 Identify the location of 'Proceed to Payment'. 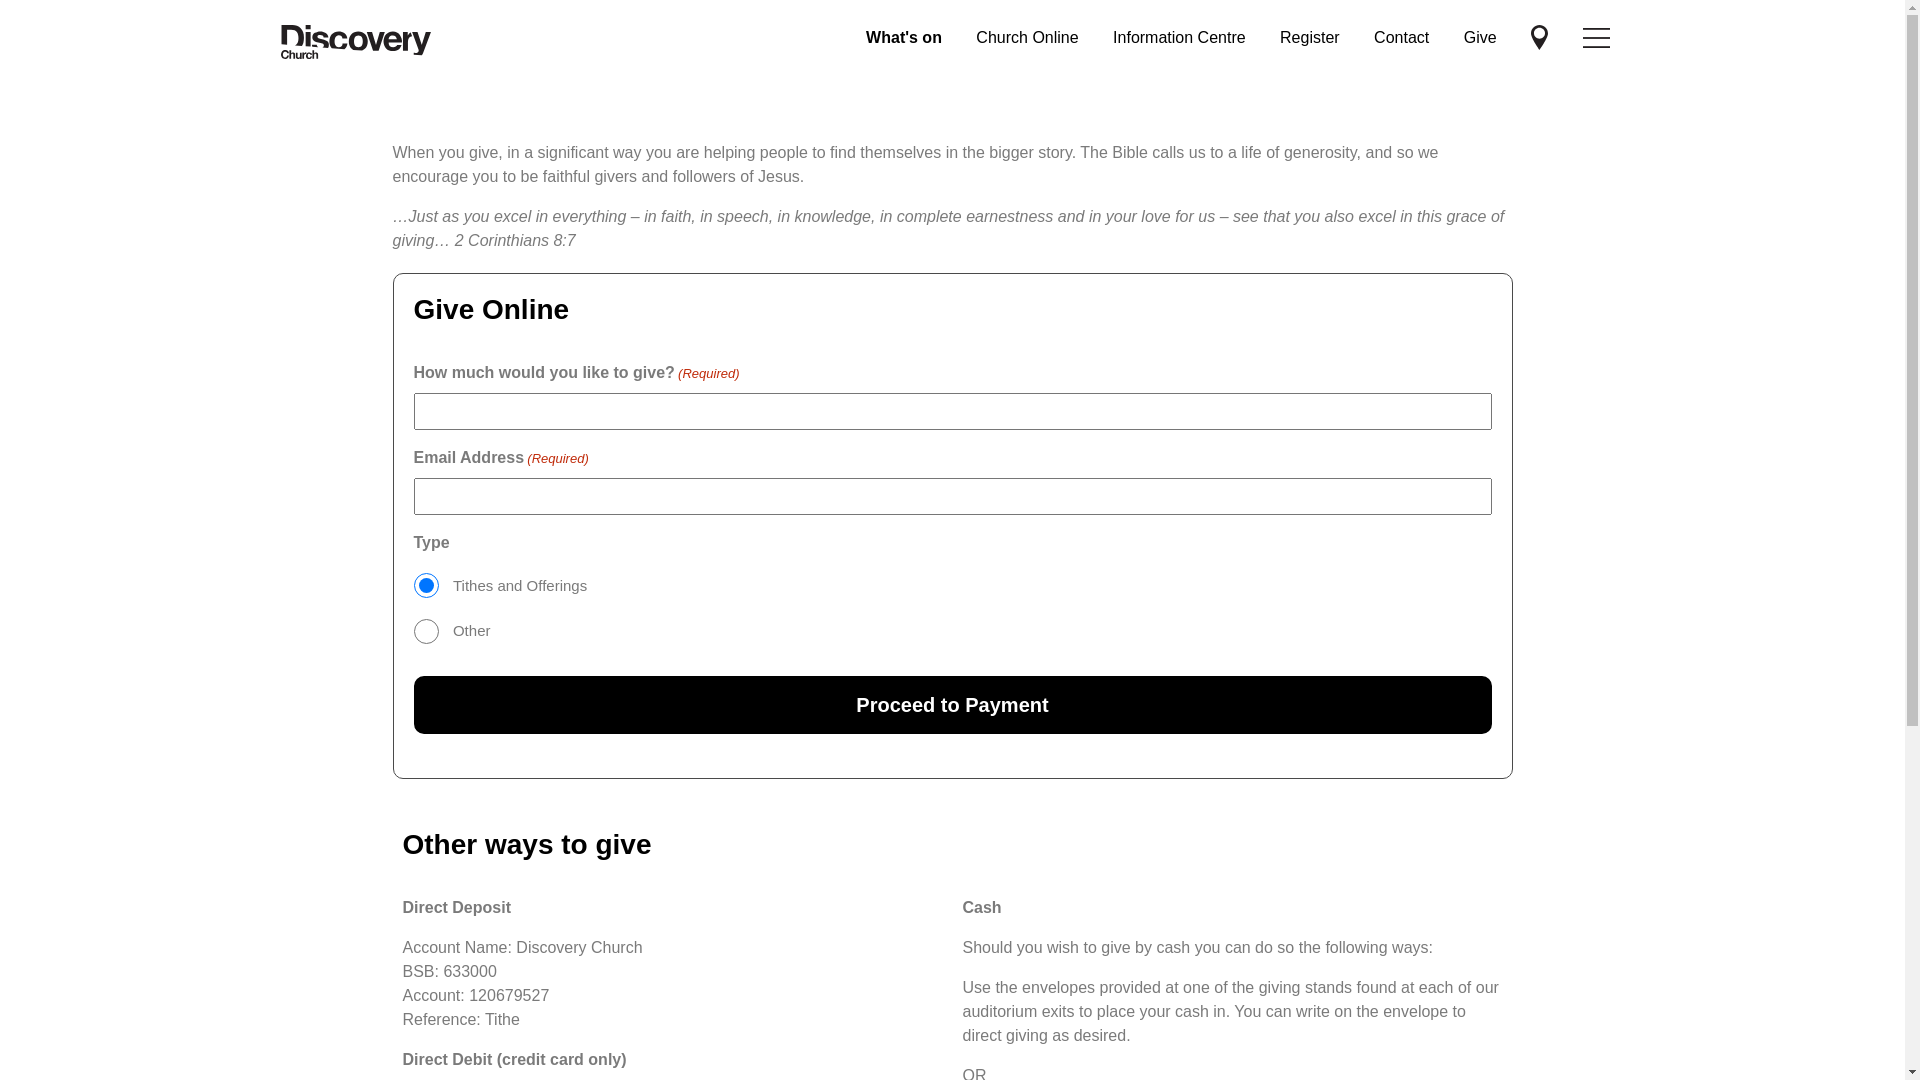
(412, 704).